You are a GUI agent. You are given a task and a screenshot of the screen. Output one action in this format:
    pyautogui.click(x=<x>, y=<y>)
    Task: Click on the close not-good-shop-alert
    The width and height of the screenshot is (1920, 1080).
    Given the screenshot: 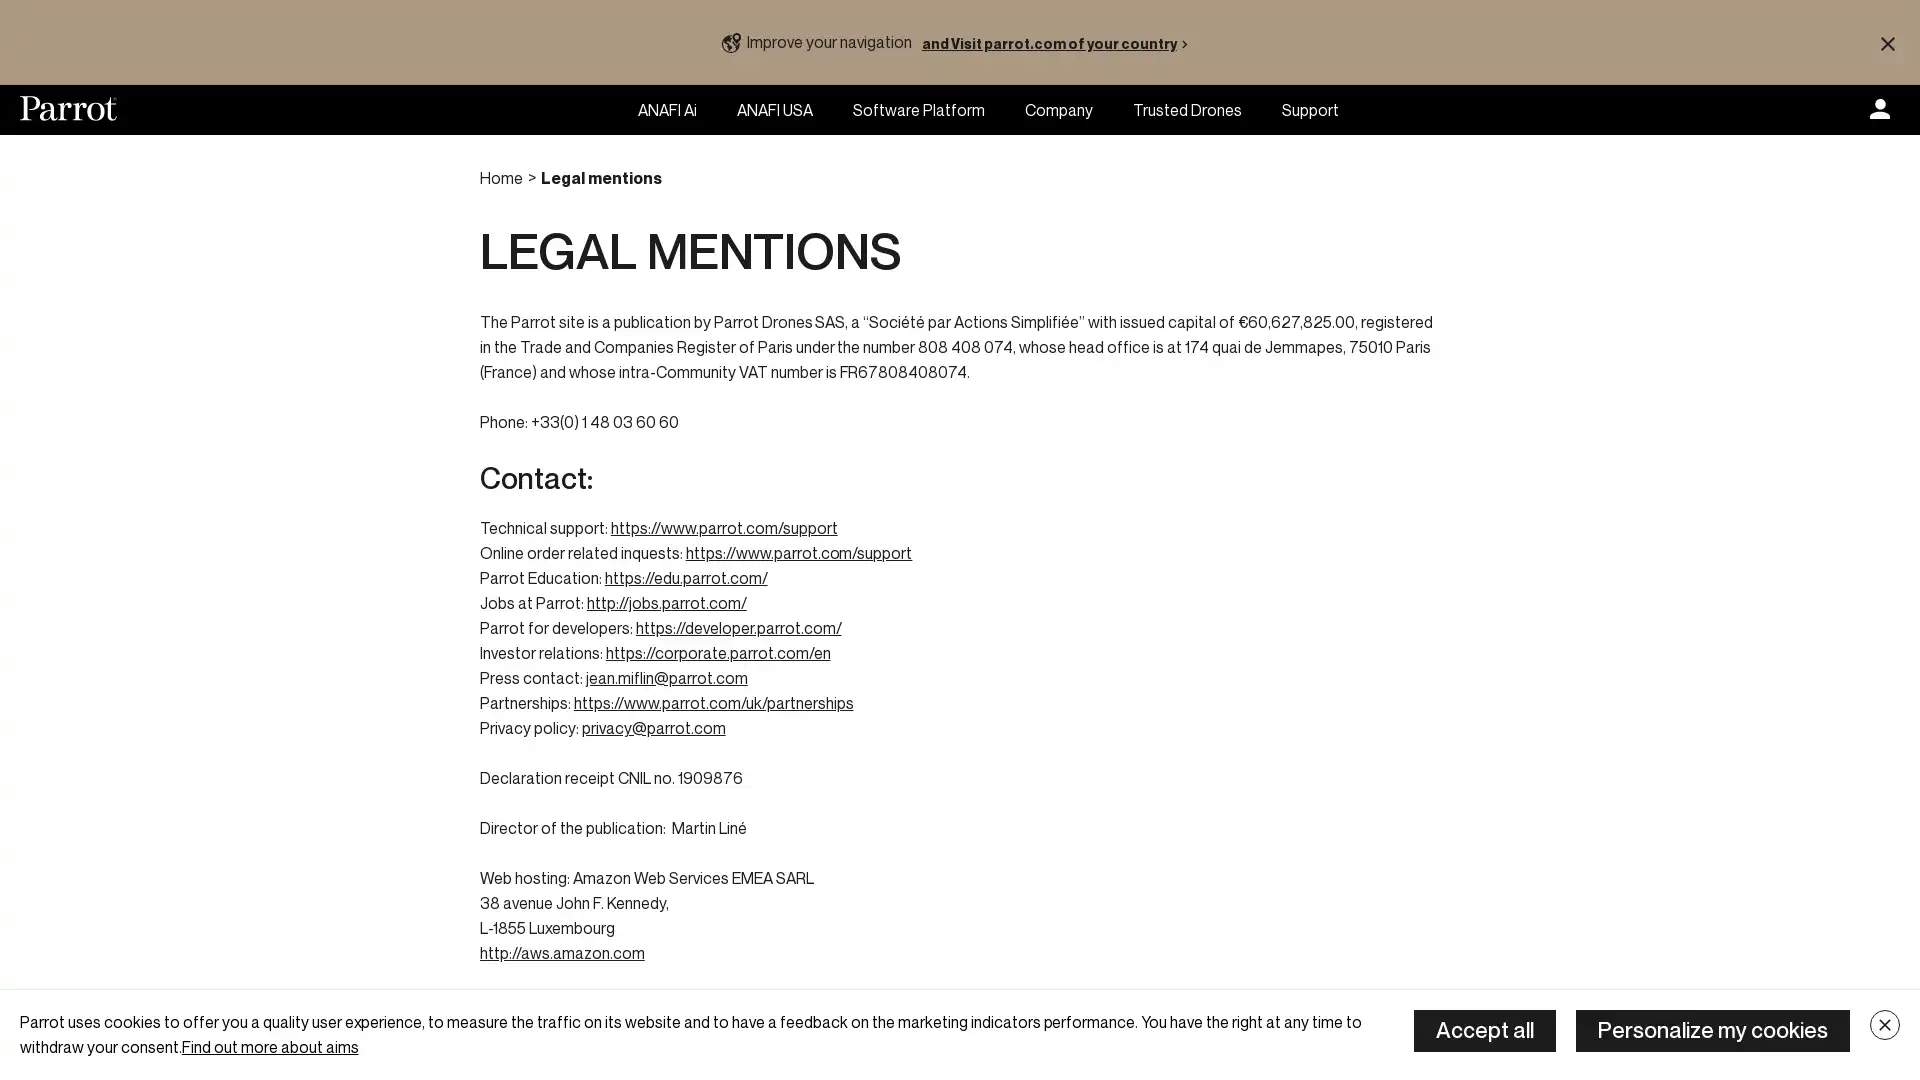 What is the action you would take?
    pyautogui.click(x=1886, y=42)
    